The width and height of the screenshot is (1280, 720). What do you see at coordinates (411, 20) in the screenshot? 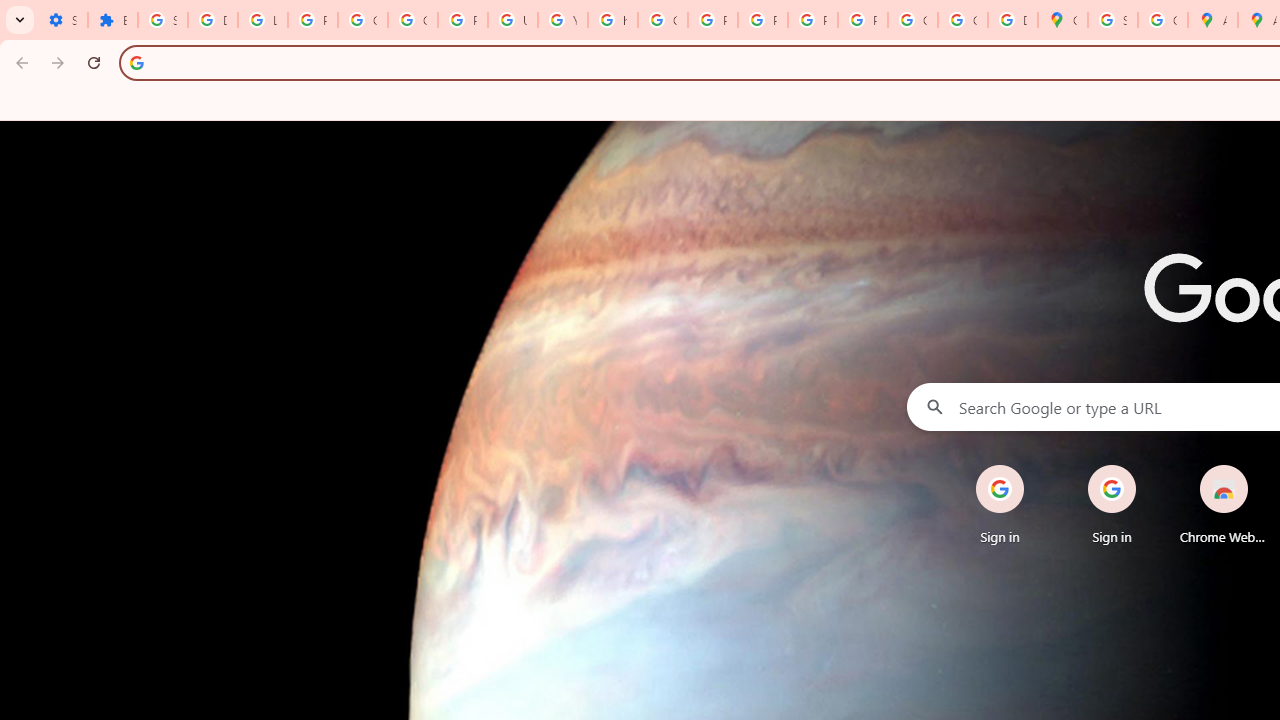
I see `'Google Account Help'` at bounding box center [411, 20].